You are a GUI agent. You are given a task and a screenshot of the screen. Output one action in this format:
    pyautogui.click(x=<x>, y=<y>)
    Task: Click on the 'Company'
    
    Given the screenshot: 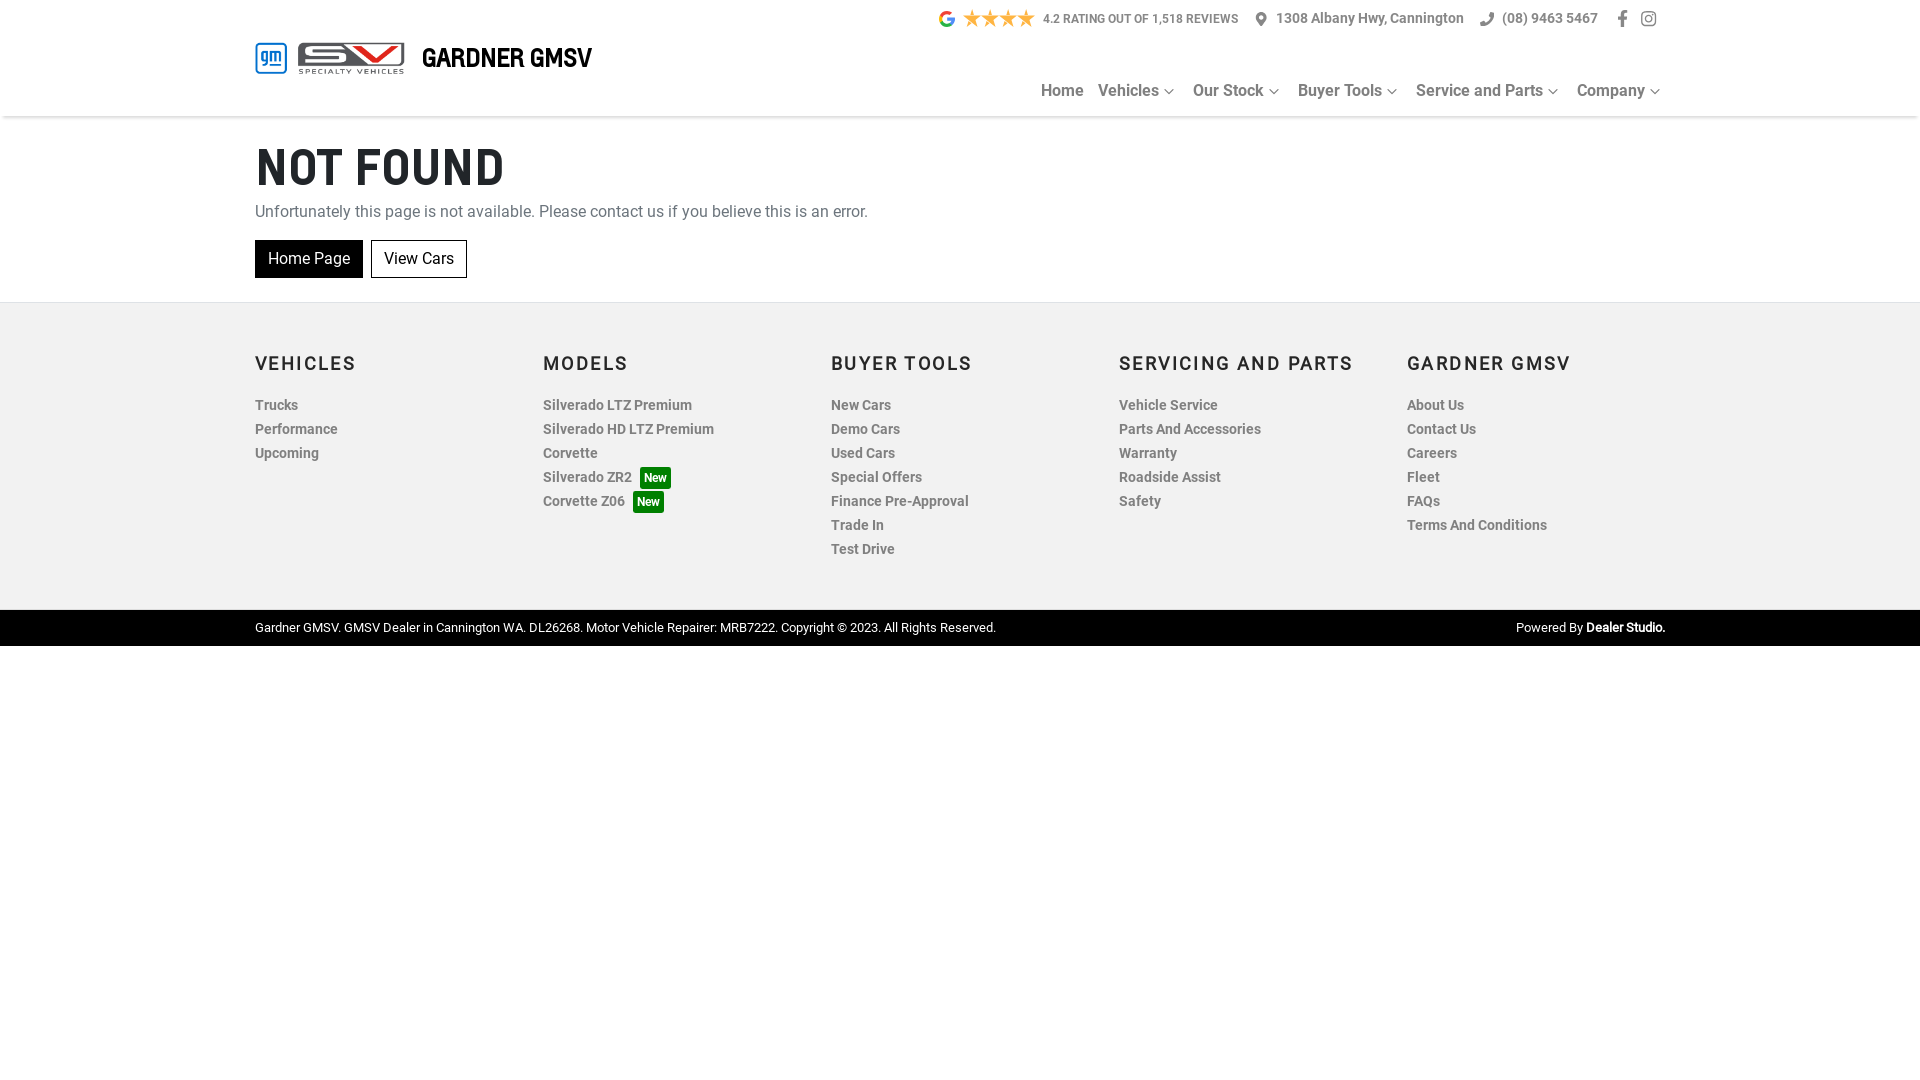 What is the action you would take?
    pyautogui.click(x=1613, y=91)
    